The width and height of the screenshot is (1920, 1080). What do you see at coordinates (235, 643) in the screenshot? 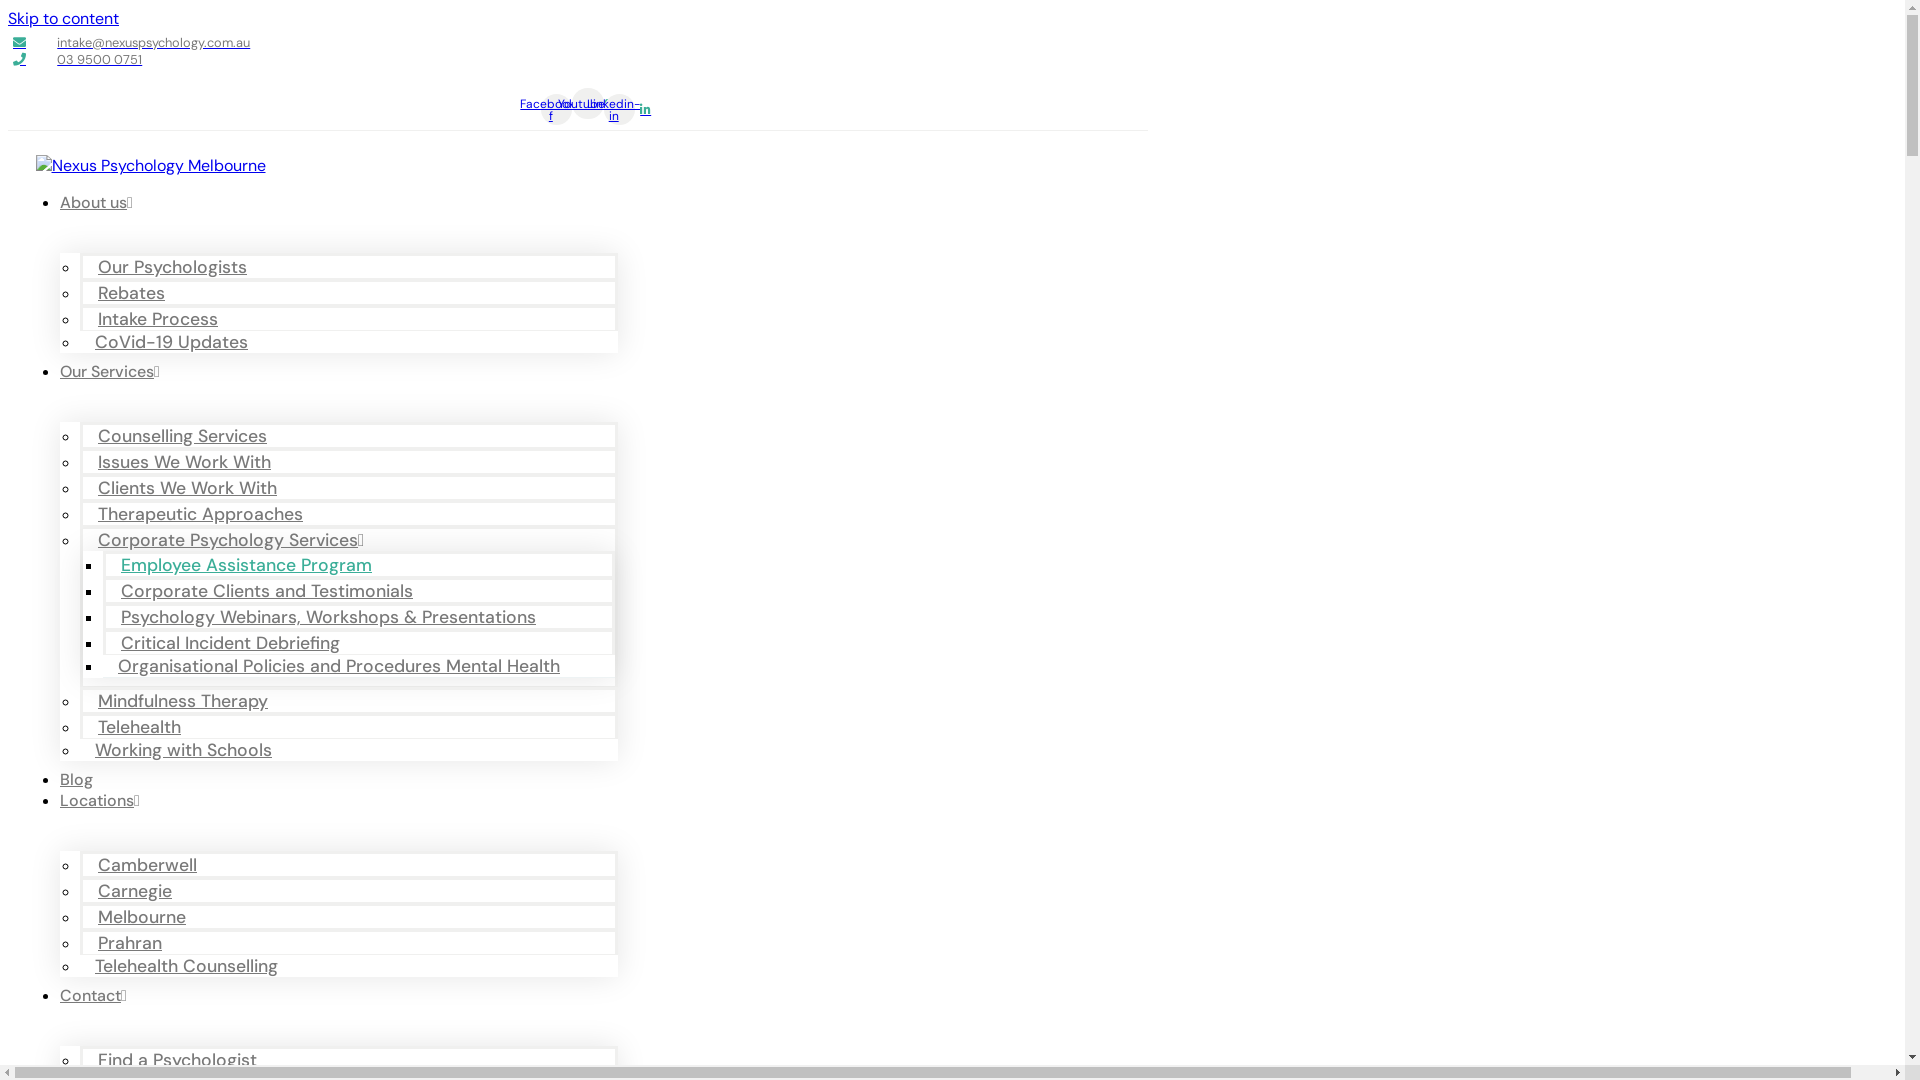
I see `'Critical Incident Debriefing'` at bounding box center [235, 643].